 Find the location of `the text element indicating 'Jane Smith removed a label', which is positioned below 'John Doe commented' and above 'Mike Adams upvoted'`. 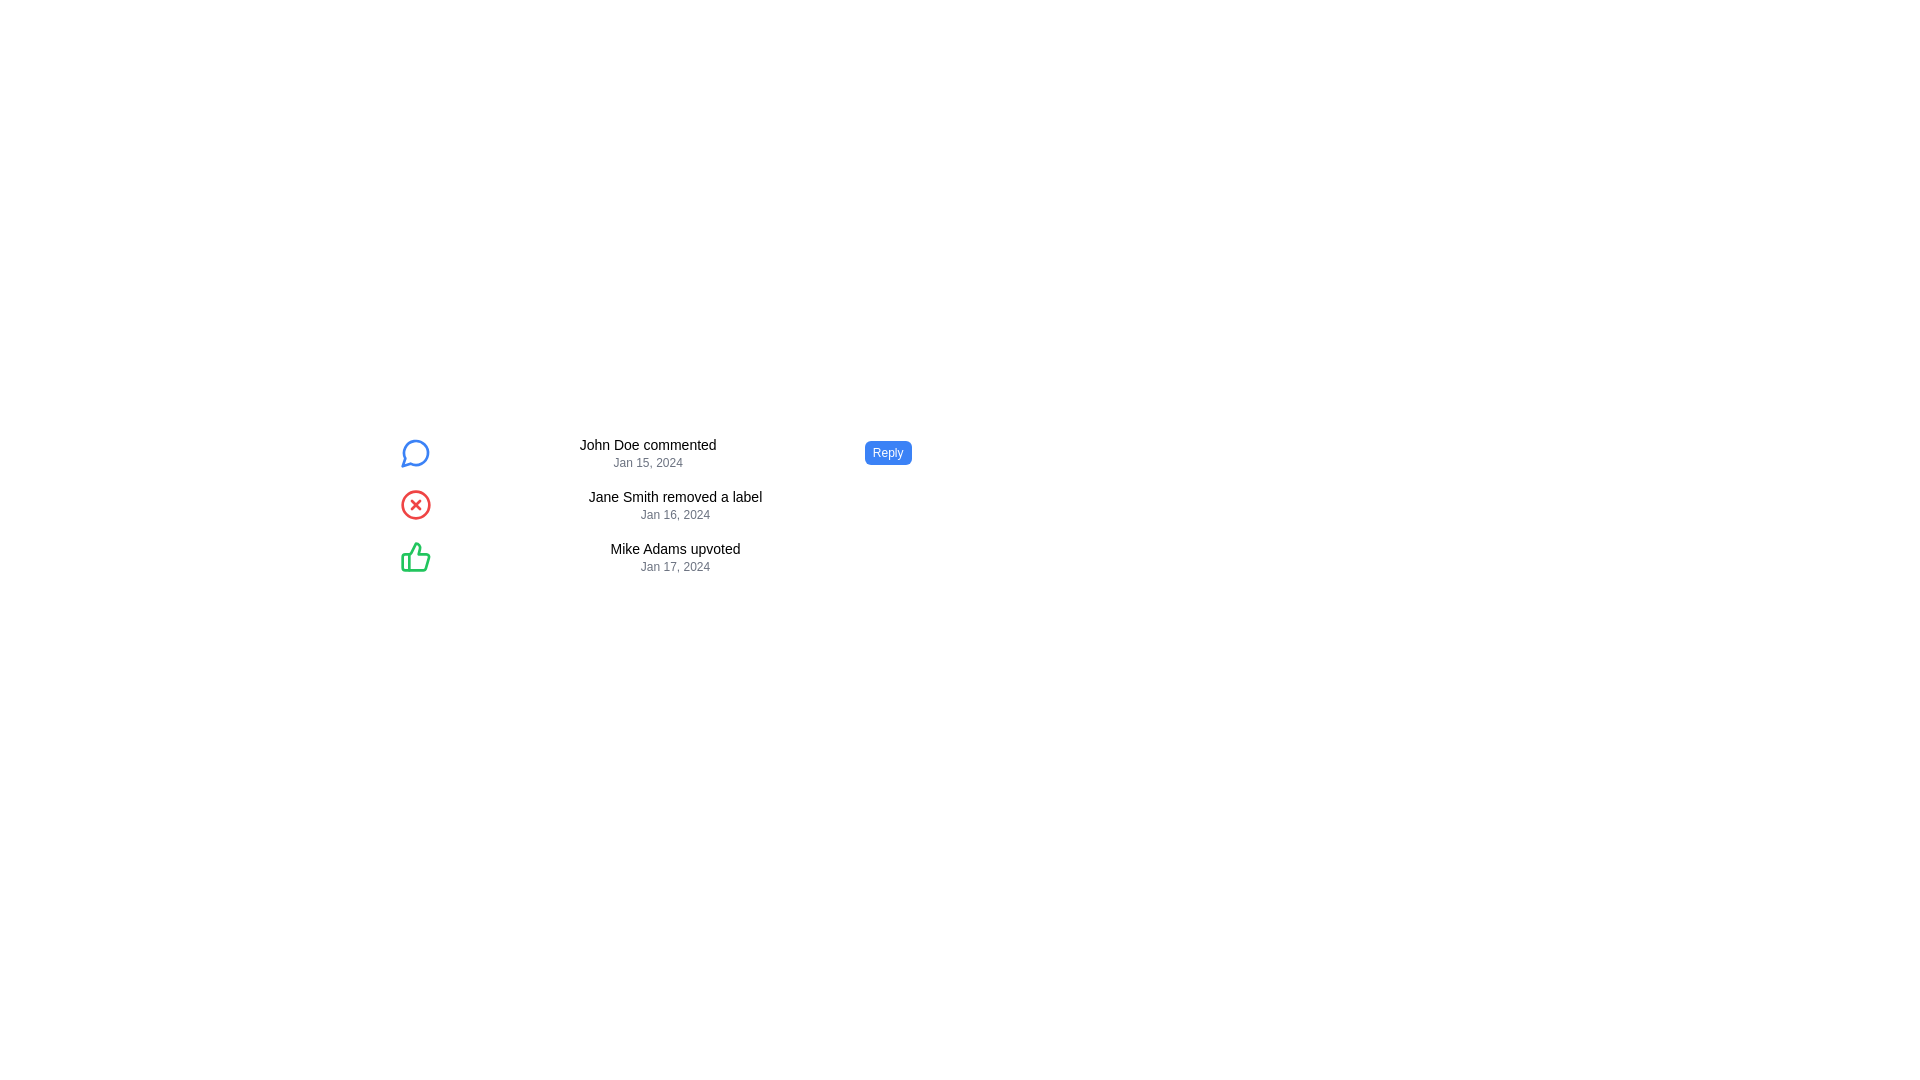

the text element indicating 'Jane Smith removed a label', which is positioned below 'John Doe commented' and above 'Mike Adams upvoted' is located at coordinates (675, 496).